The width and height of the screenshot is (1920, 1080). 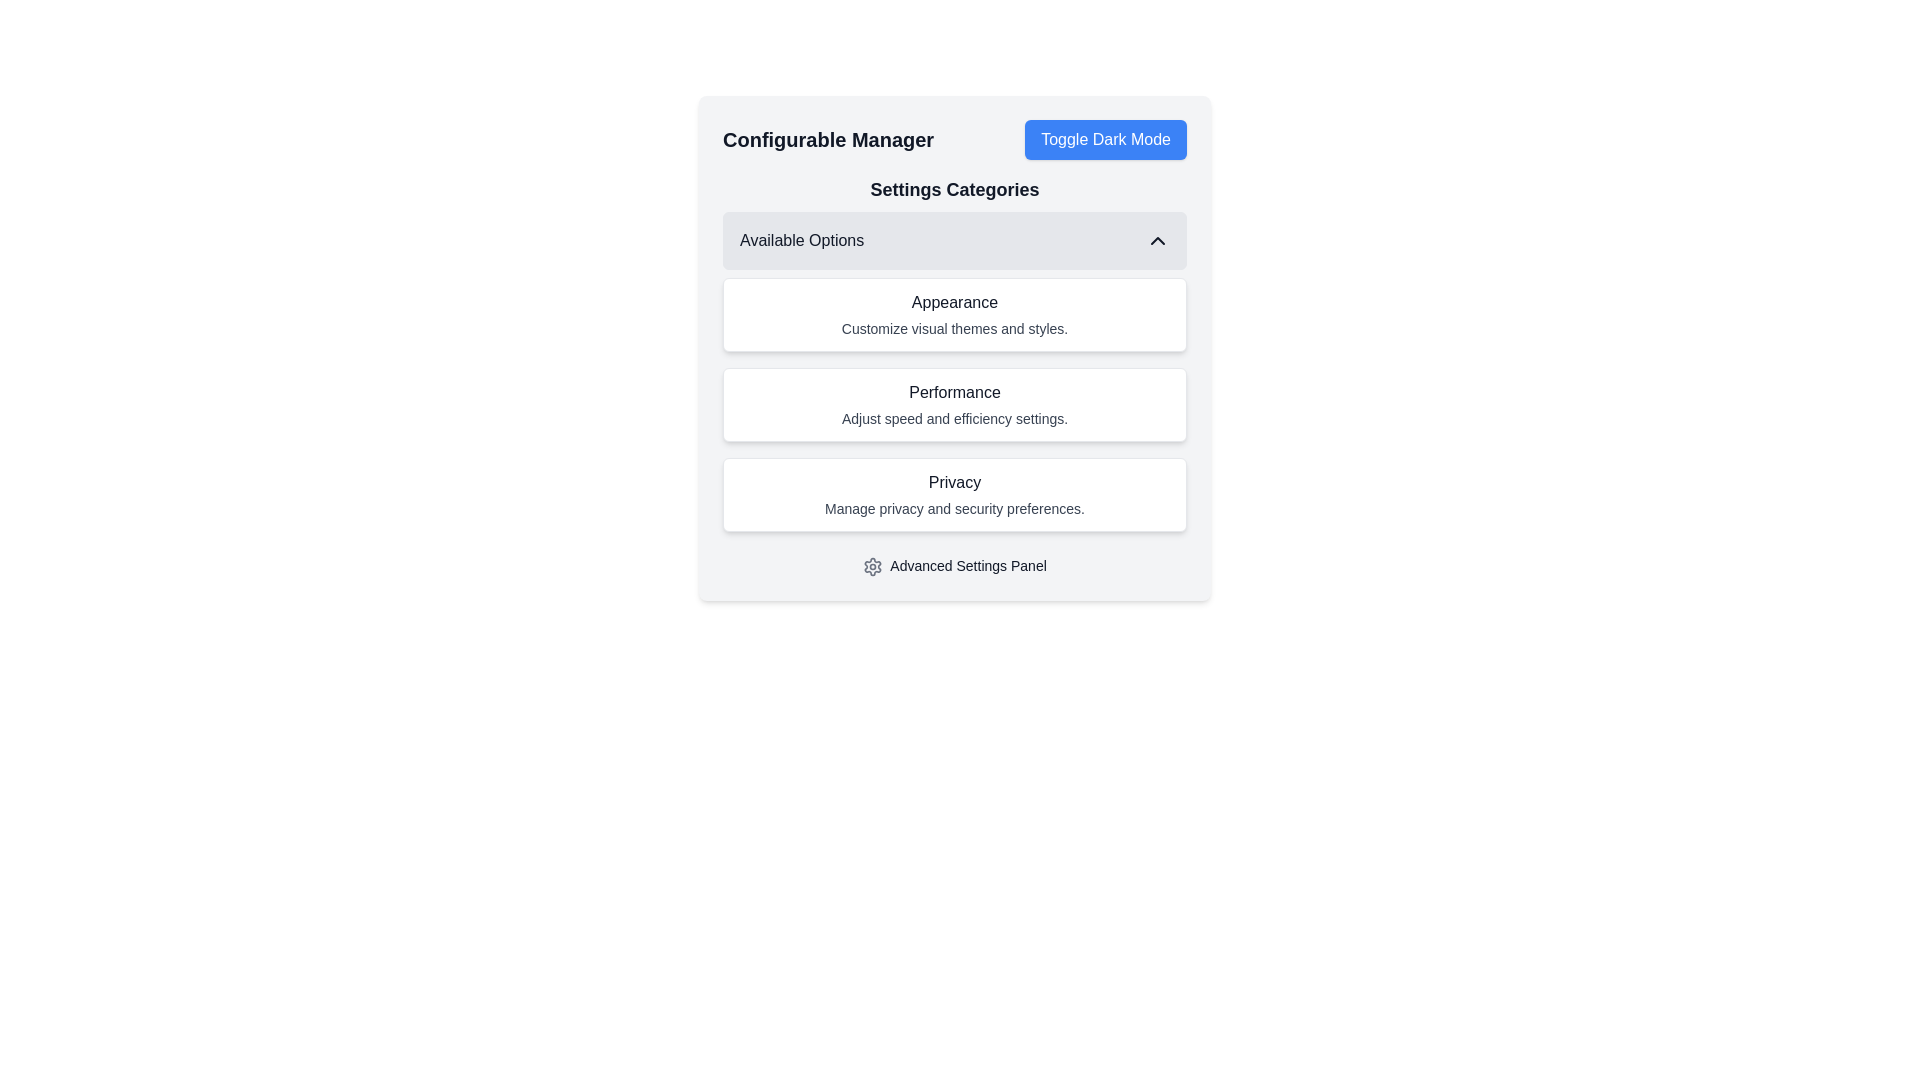 I want to click on the blue rectangular button with rounded corners labeled 'Toggle Dark Mode' located at the top-right corner of the Configurable Manager section, so click(x=1105, y=138).